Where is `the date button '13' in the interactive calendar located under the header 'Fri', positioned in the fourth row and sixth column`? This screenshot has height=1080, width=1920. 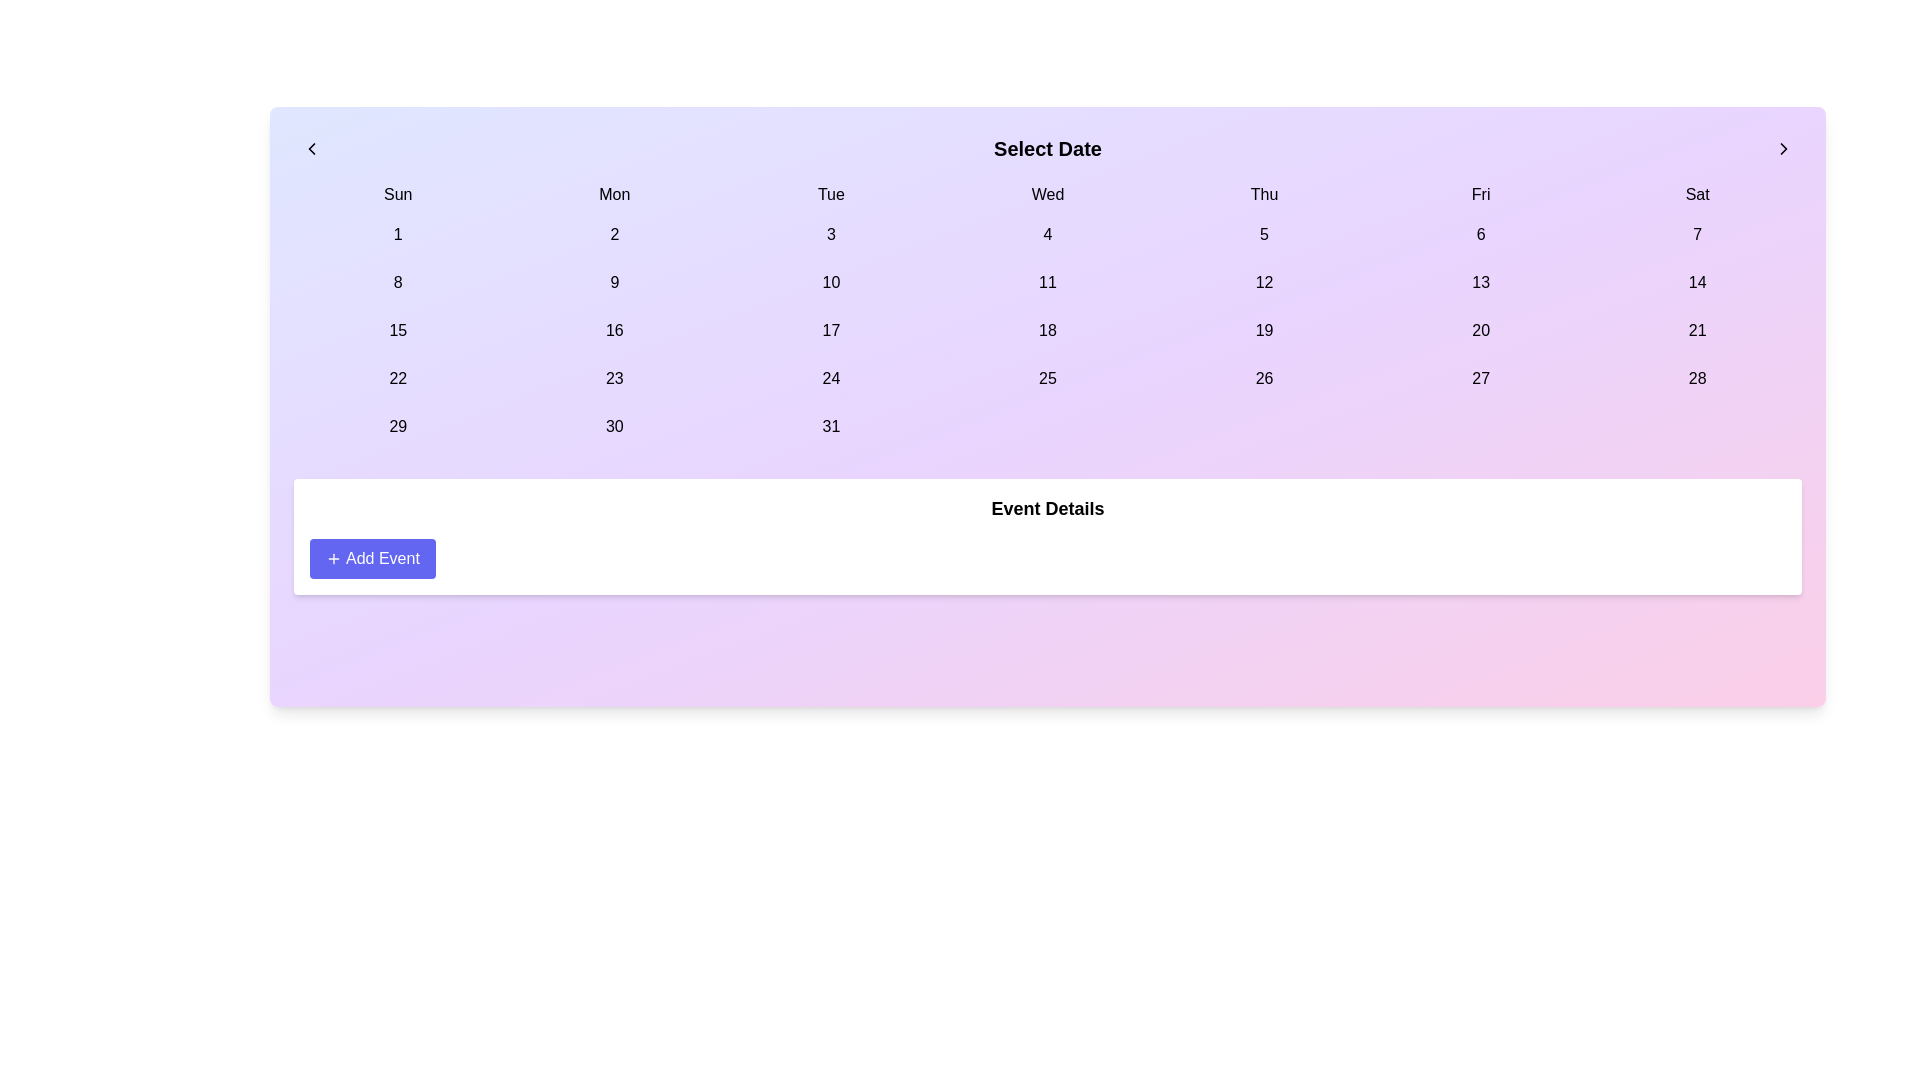 the date button '13' in the interactive calendar located under the header 'Fri', positioned in the fourth row and sixth column is located at coordinates (1481, 282).